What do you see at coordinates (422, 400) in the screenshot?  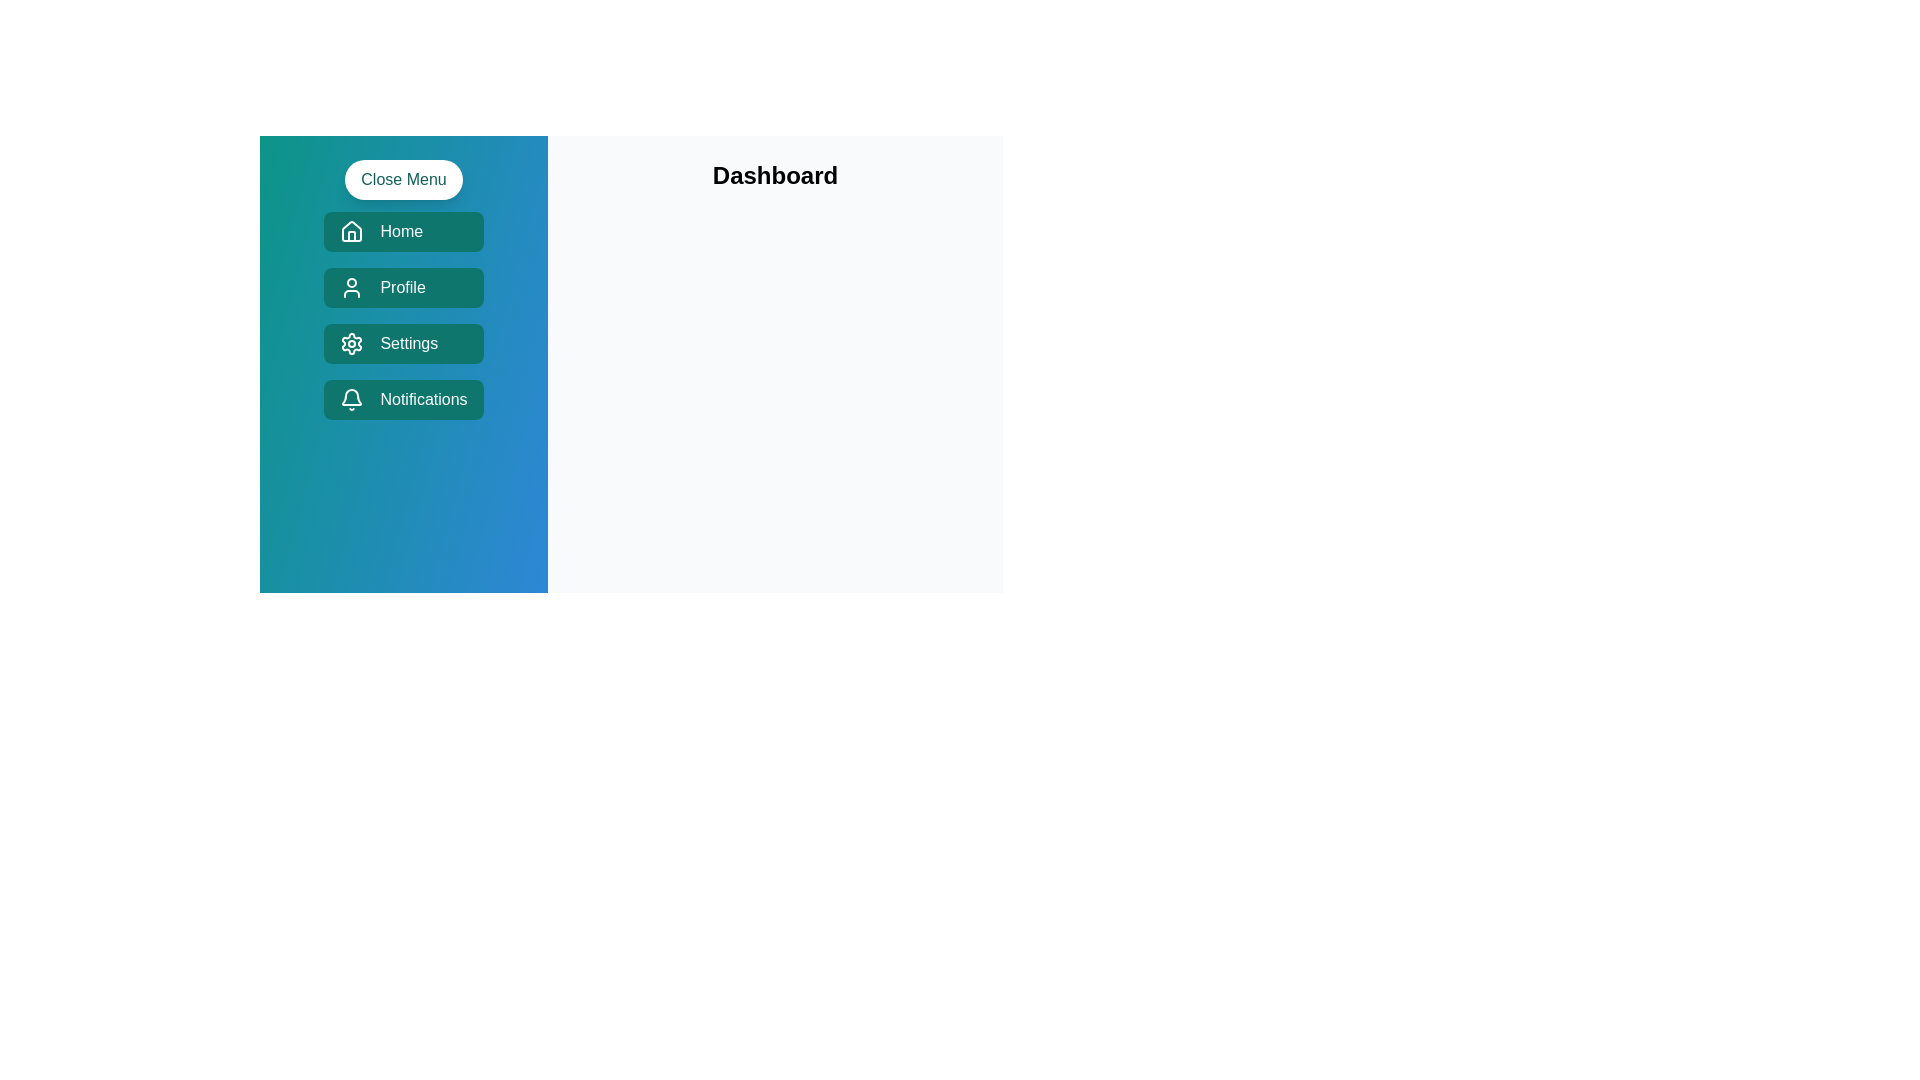 I see `the 'Notifications' text label within the button component, which is styled with a bold, white font and a teal rounded rectangle background` at bounding box center [422, 400].